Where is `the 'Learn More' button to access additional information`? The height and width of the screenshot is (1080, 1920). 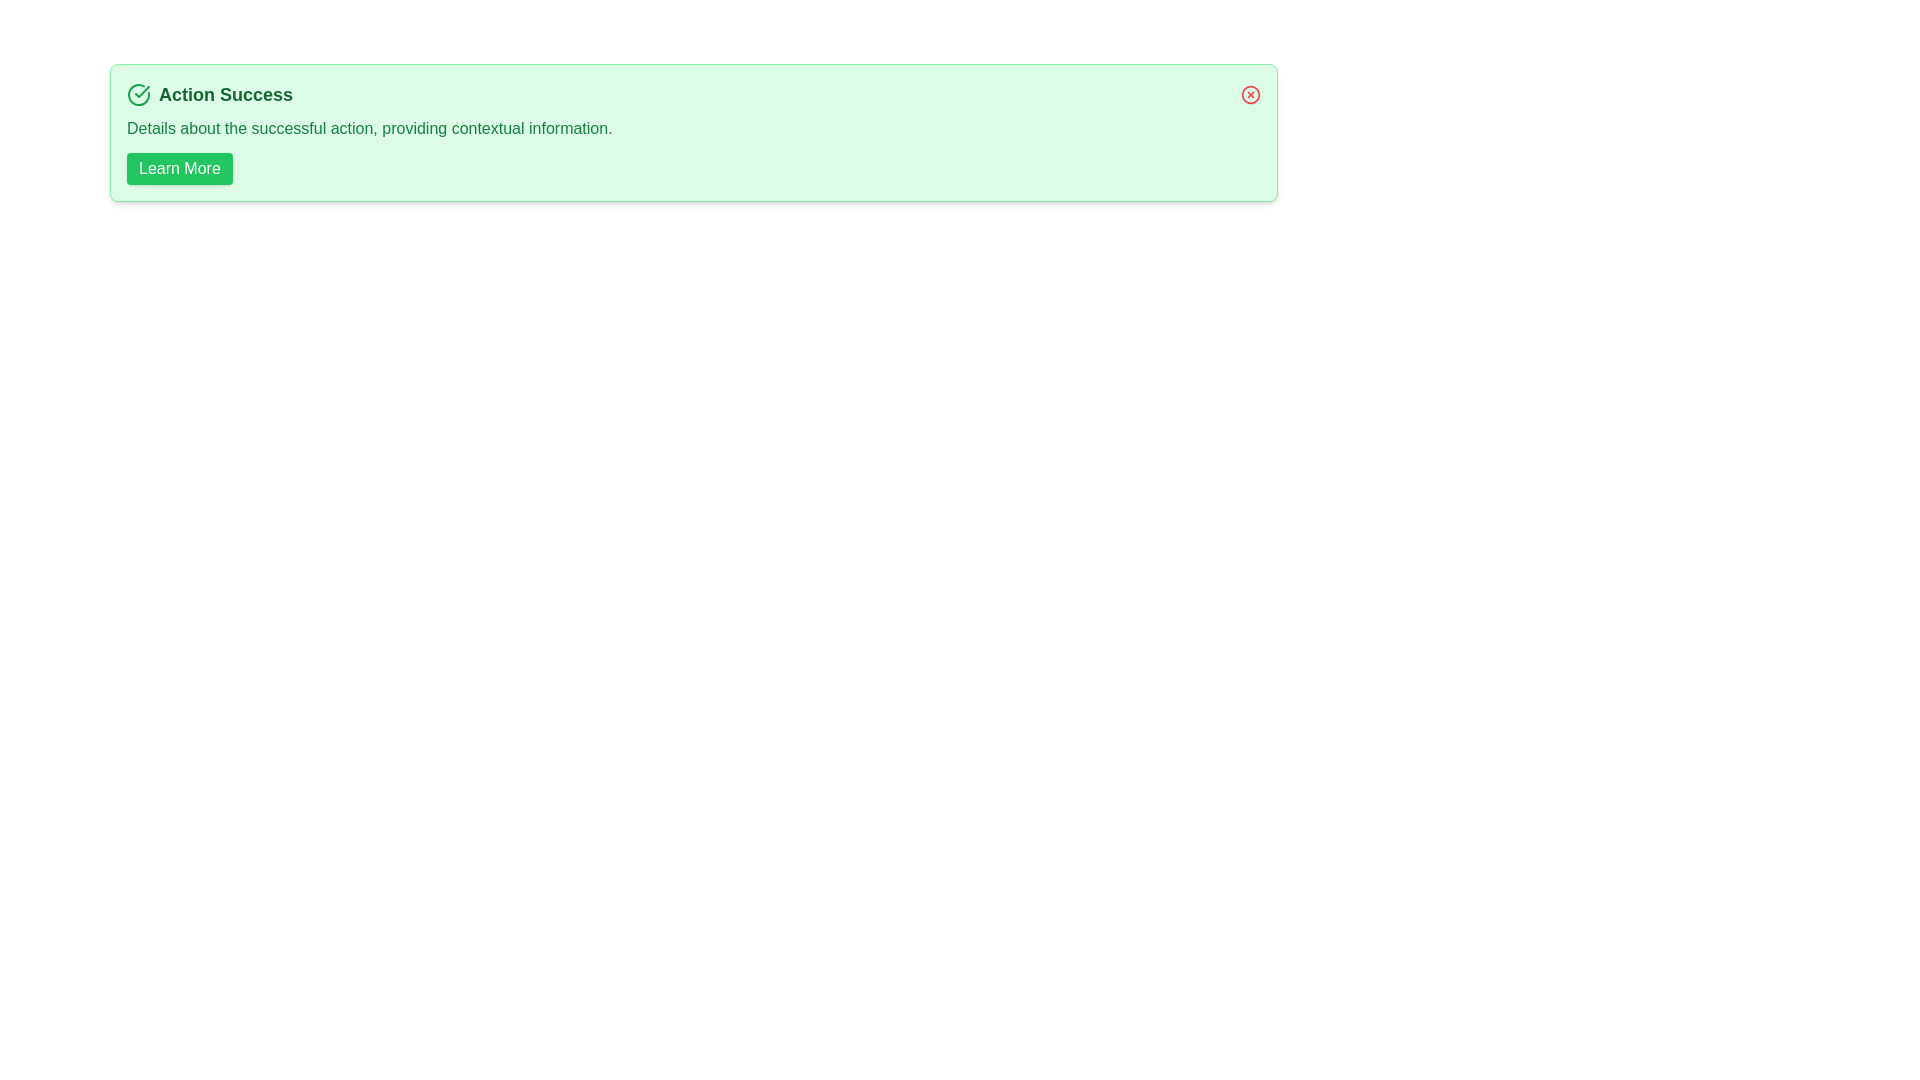 the 'Learn More' button to access additional information is located at coordinates (178, 168).